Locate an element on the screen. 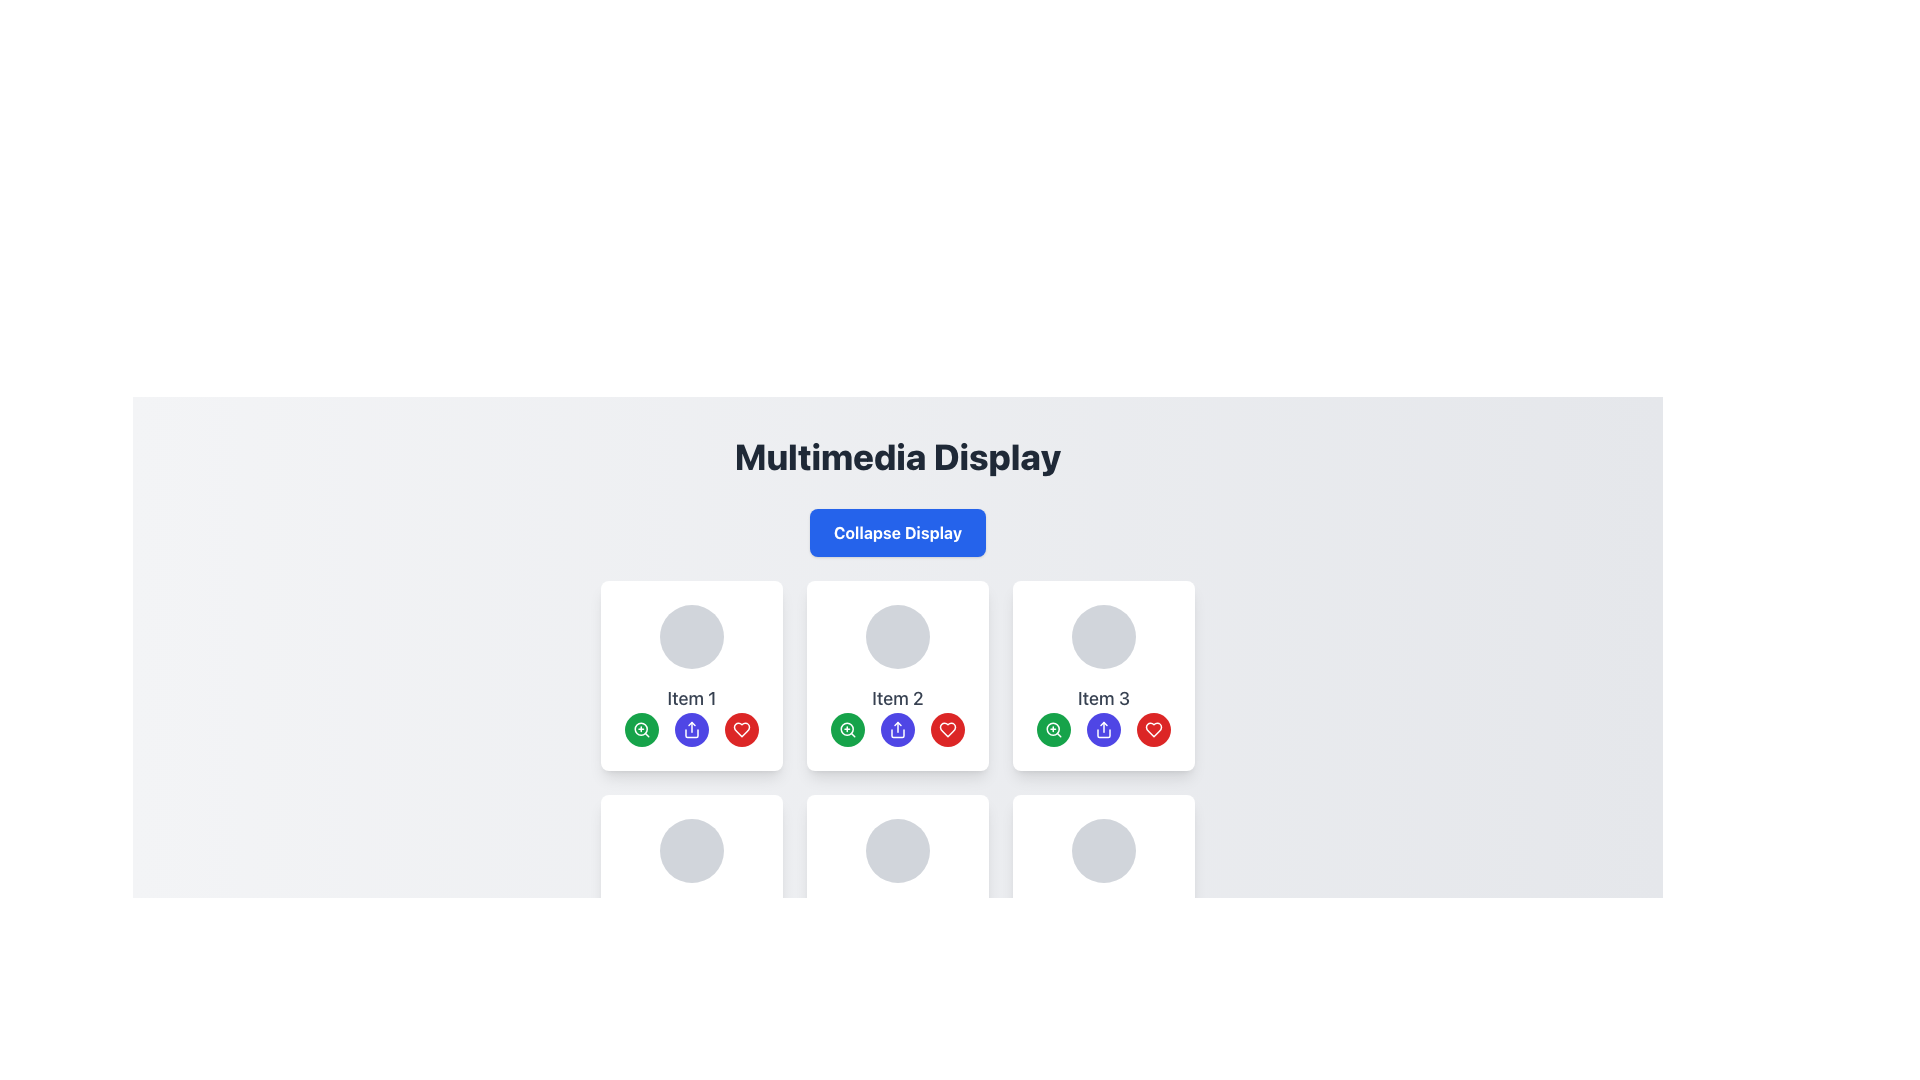 This screenshot has height=1080, width=1920. the first button in the row of three buttons underneath the text label 'Item 2' is located at coordinates (848, 729).